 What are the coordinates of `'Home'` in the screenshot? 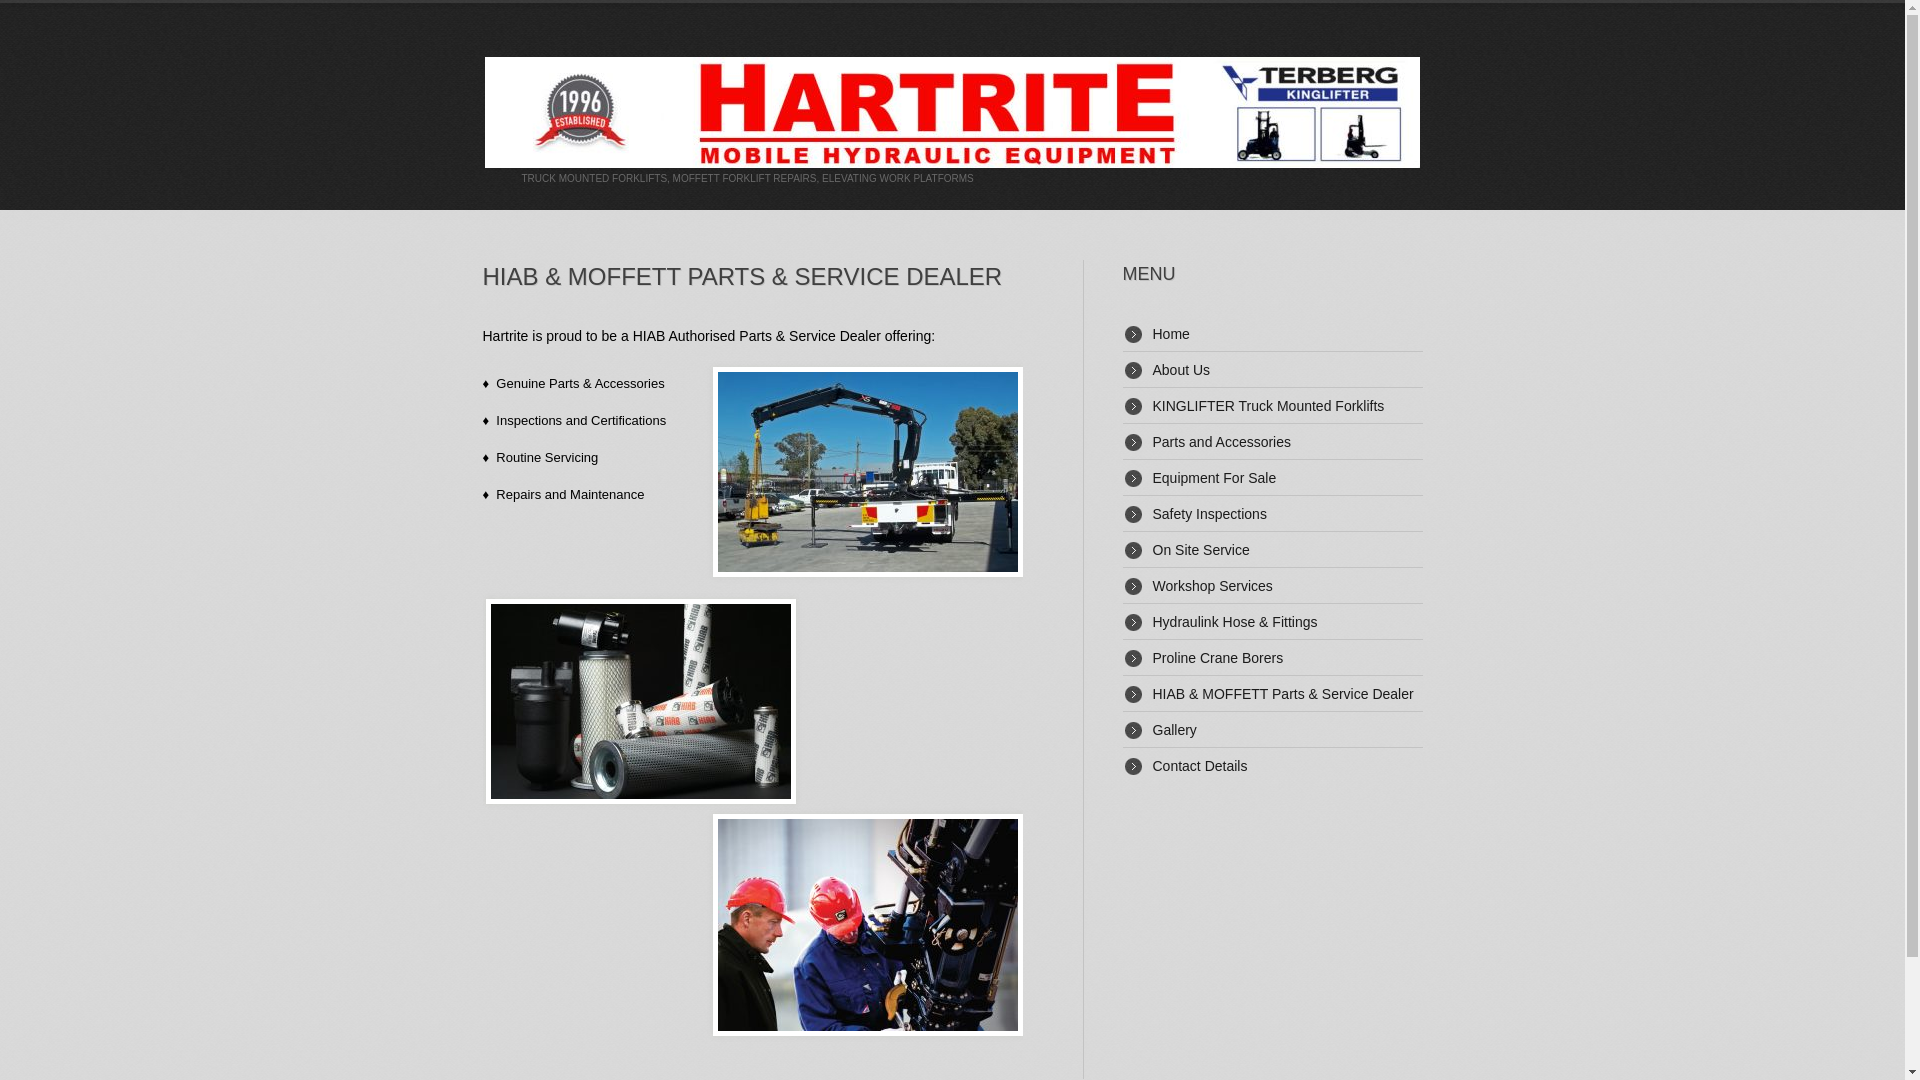 It's located at (1170, 333).